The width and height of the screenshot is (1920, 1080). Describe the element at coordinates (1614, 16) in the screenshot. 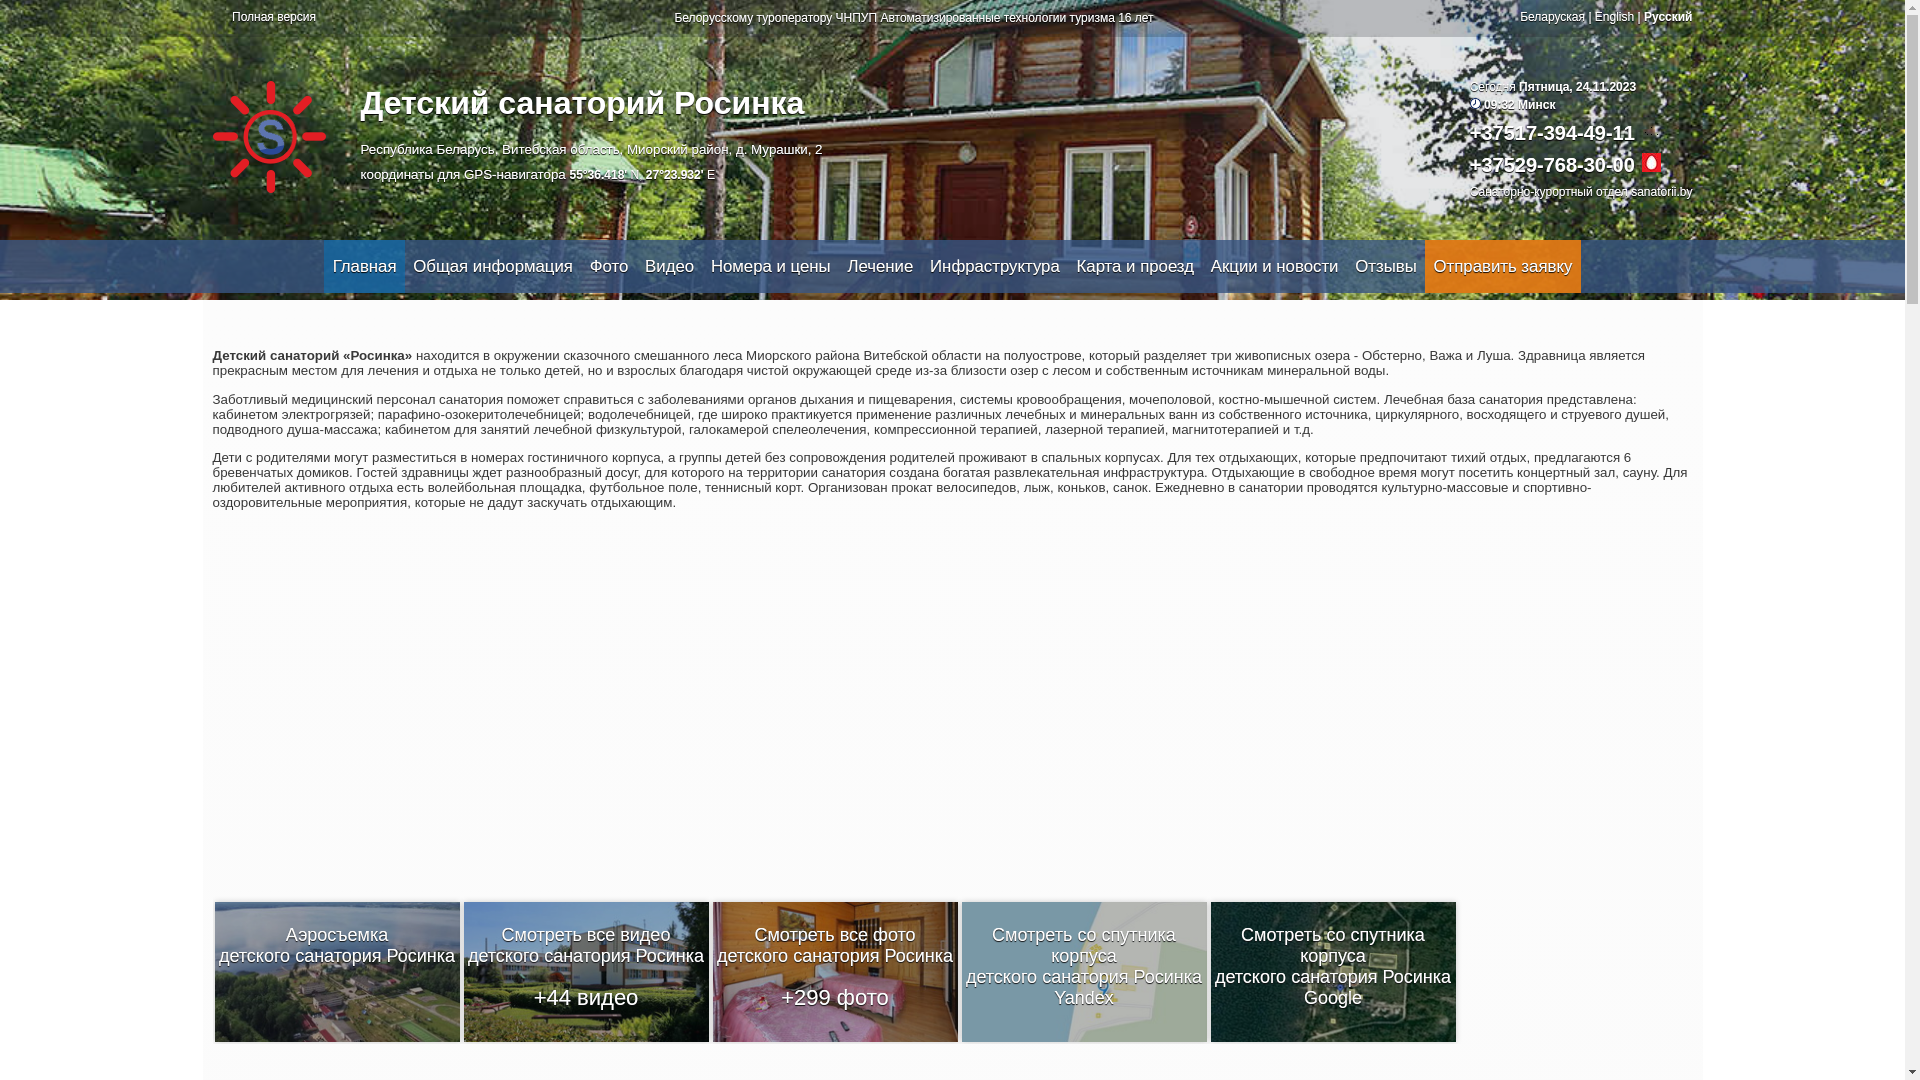

I see `'English'` at that location.